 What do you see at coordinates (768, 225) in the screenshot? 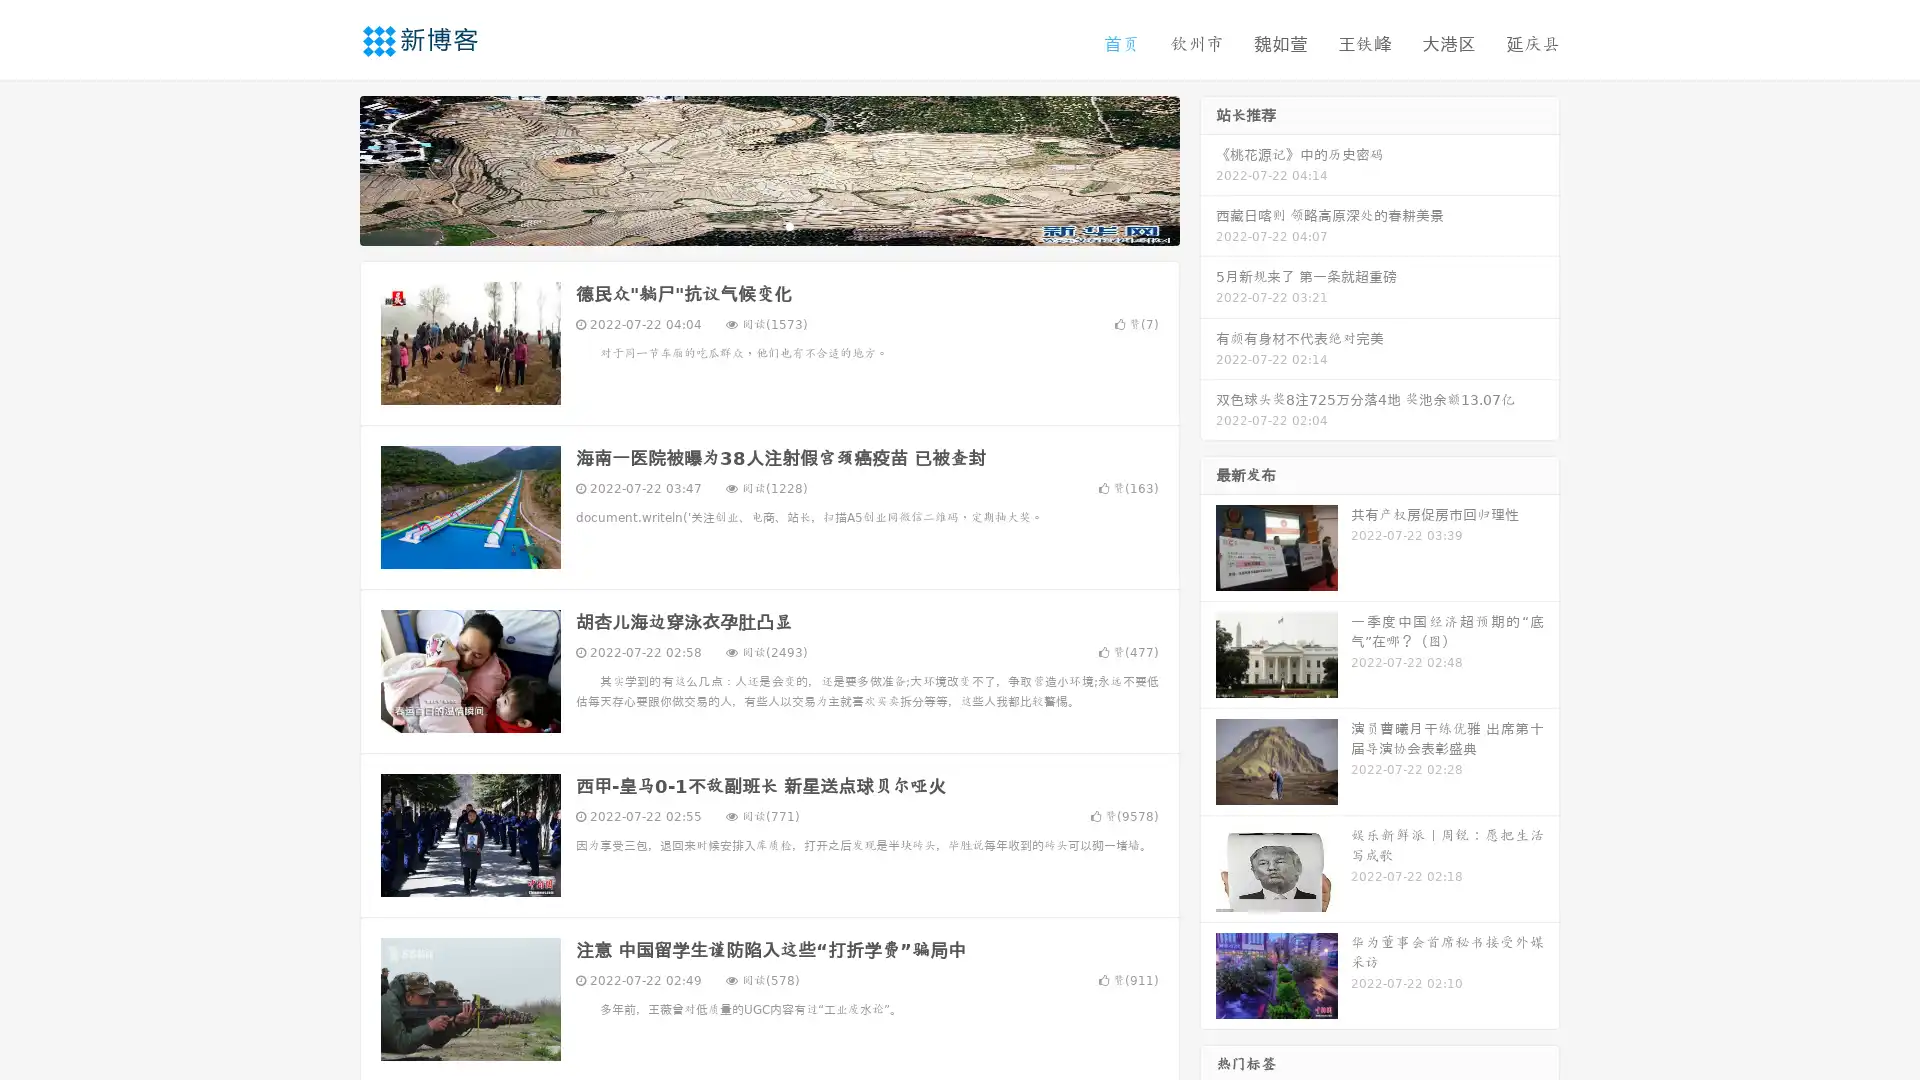
I see `Go to slide 2` at bounding box center [768, 225].